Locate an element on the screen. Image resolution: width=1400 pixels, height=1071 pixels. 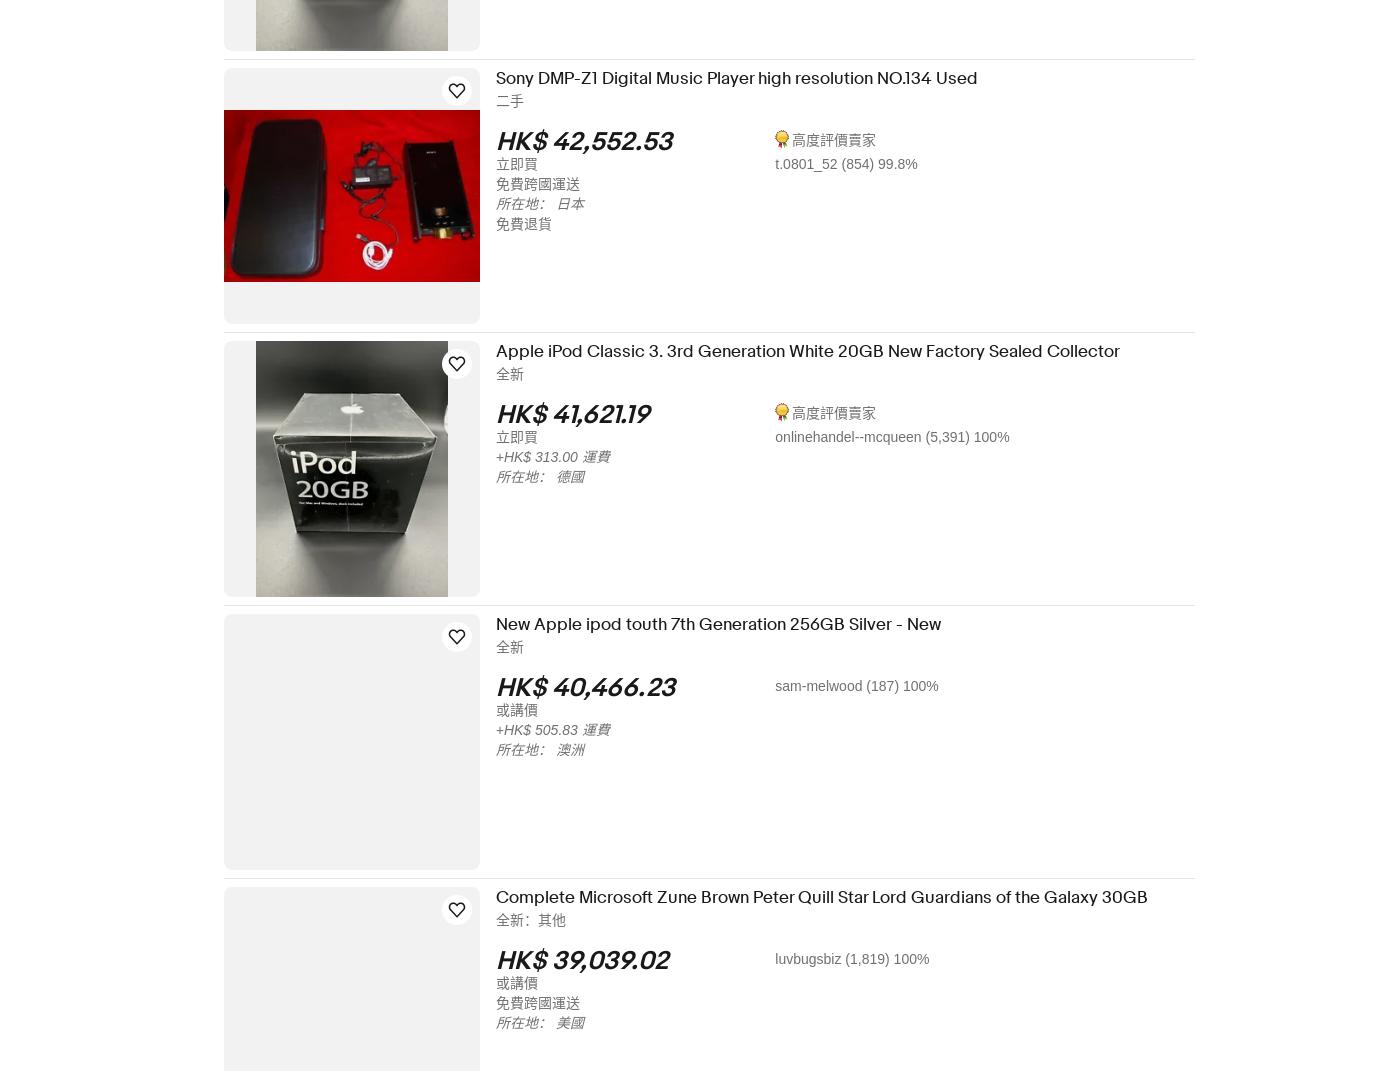
'Complete Microsoft Zune Brown Peter Quill Star Lord Guardians of the Galaxy 30GB' is located at coordinates (834, 897).